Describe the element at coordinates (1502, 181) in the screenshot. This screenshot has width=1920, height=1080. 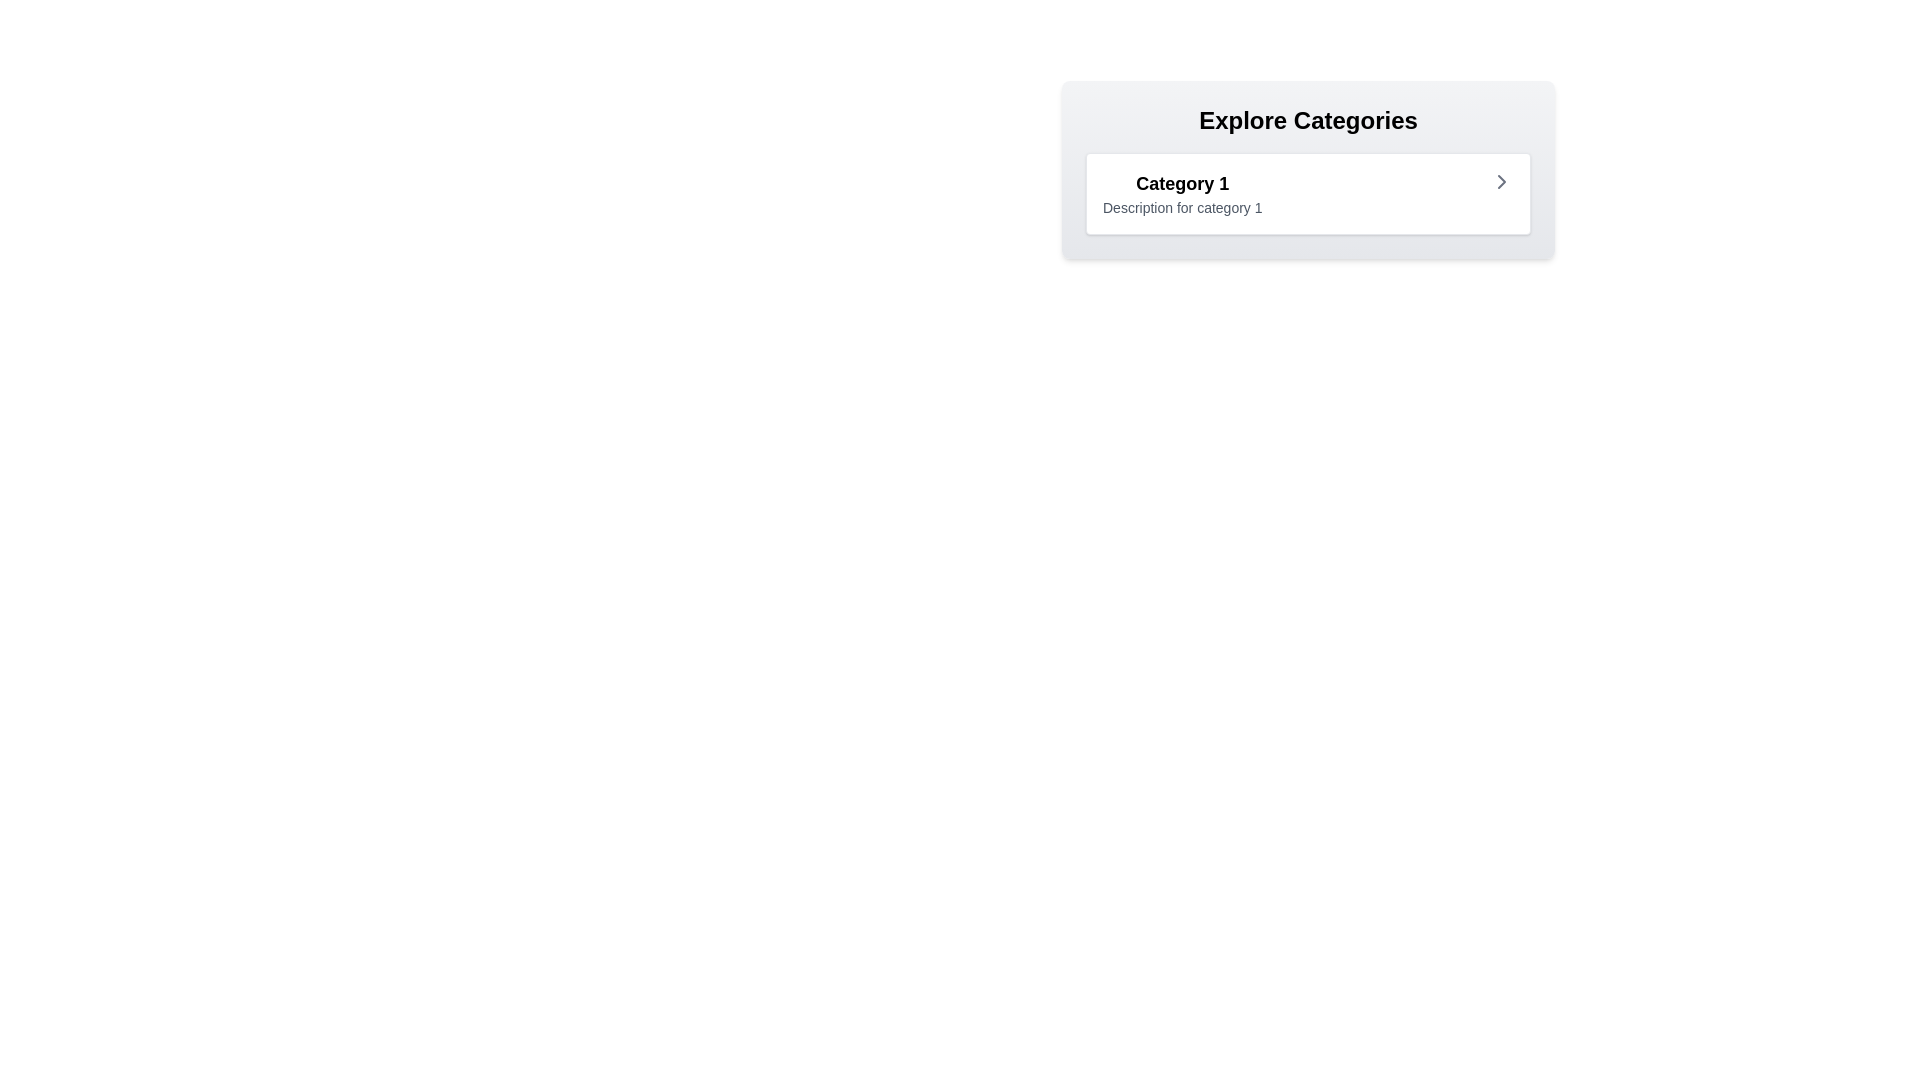
I see `the rightward-pointing chevron icon, which is located within the 'Explore Categories' card next to 'Category 1'` at that location.